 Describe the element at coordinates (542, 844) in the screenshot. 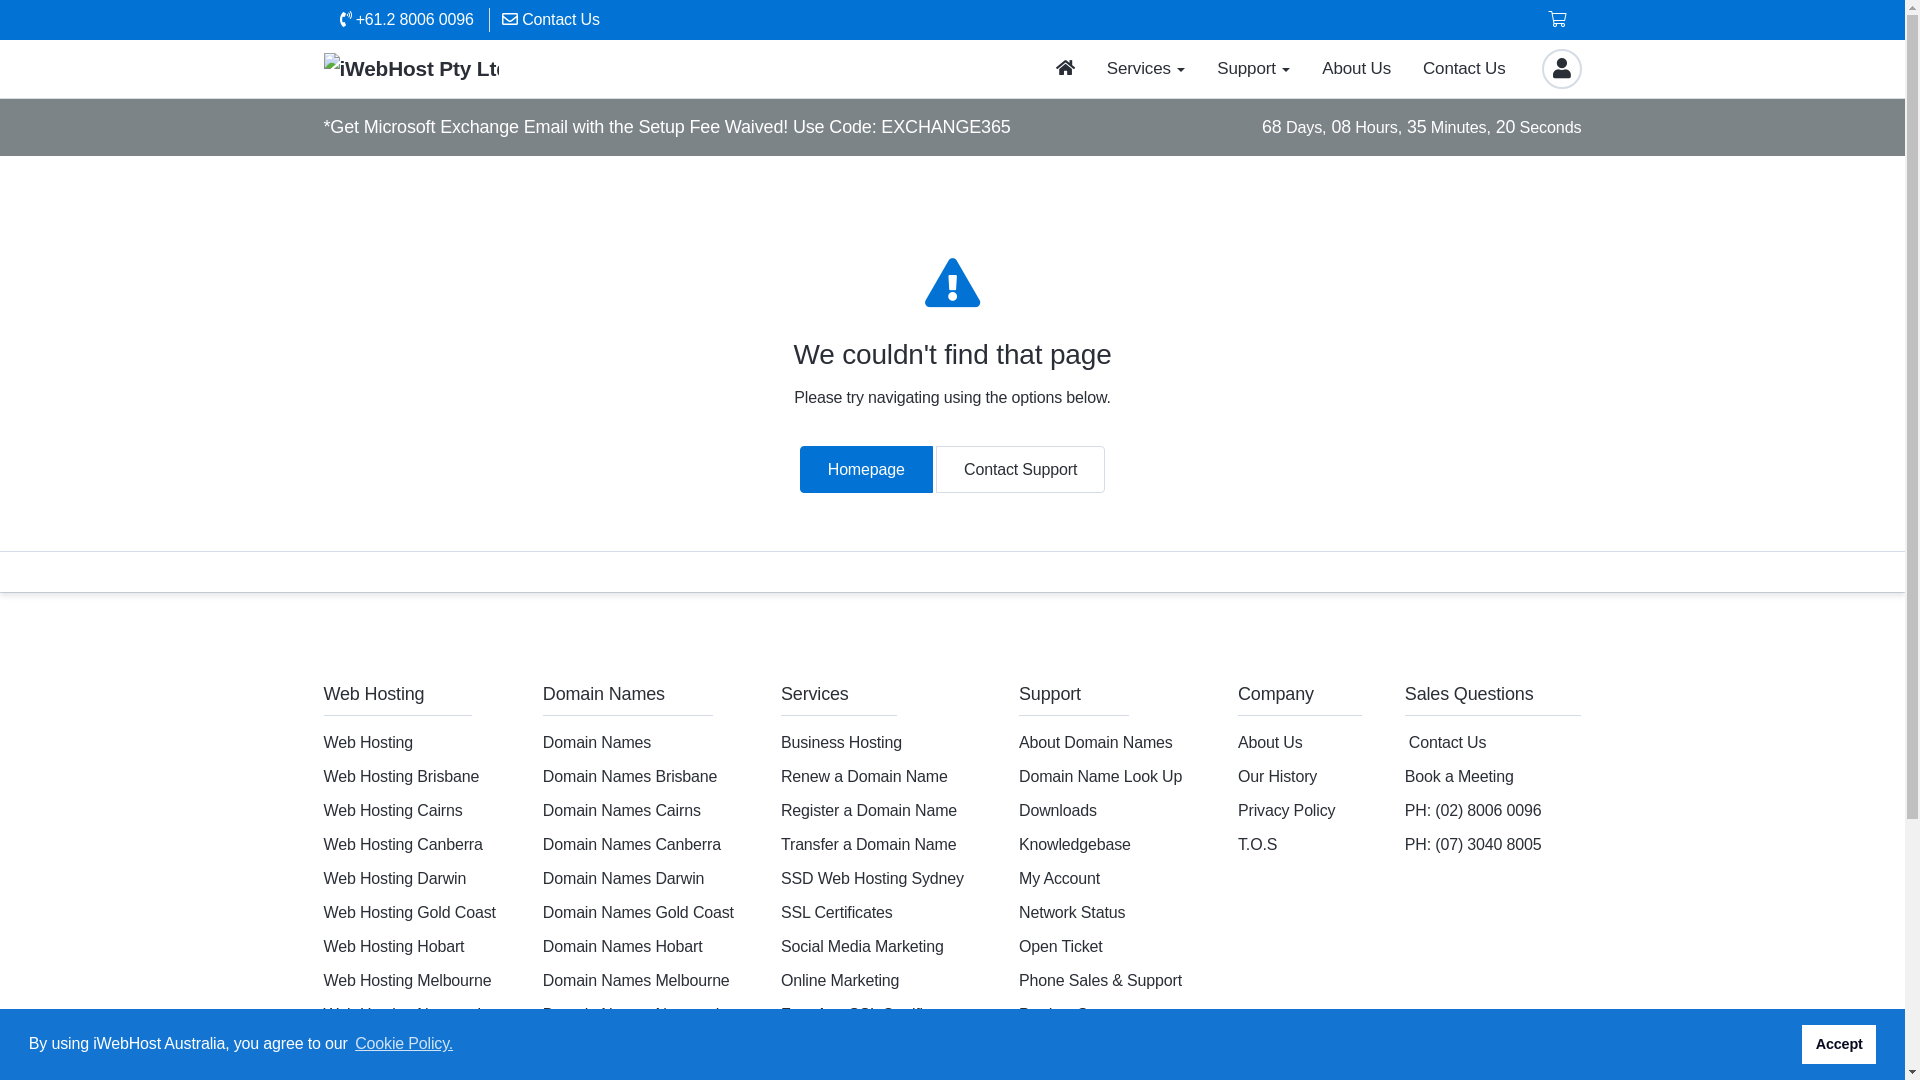

I see `'Domain Names Canberra'` at that location.